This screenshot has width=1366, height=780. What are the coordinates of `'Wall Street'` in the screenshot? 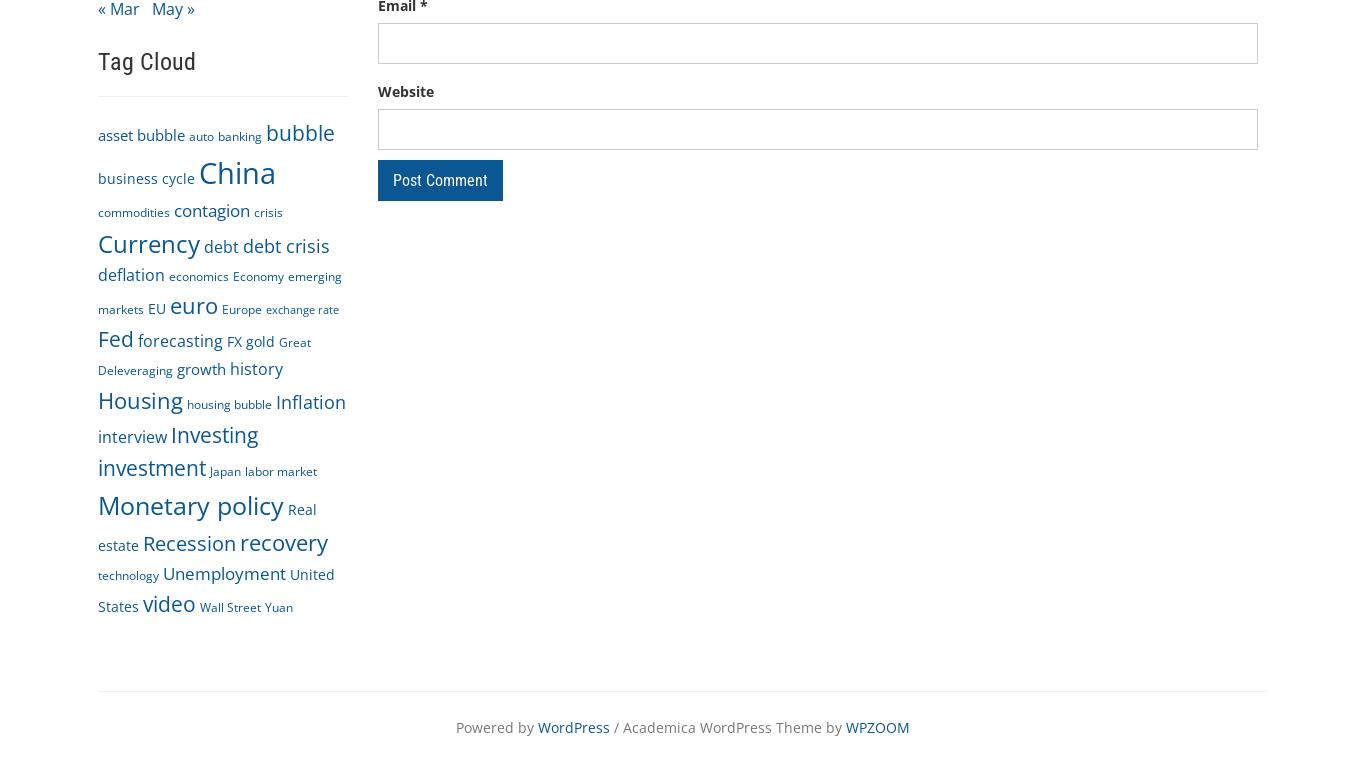 It's located at (230, 606).